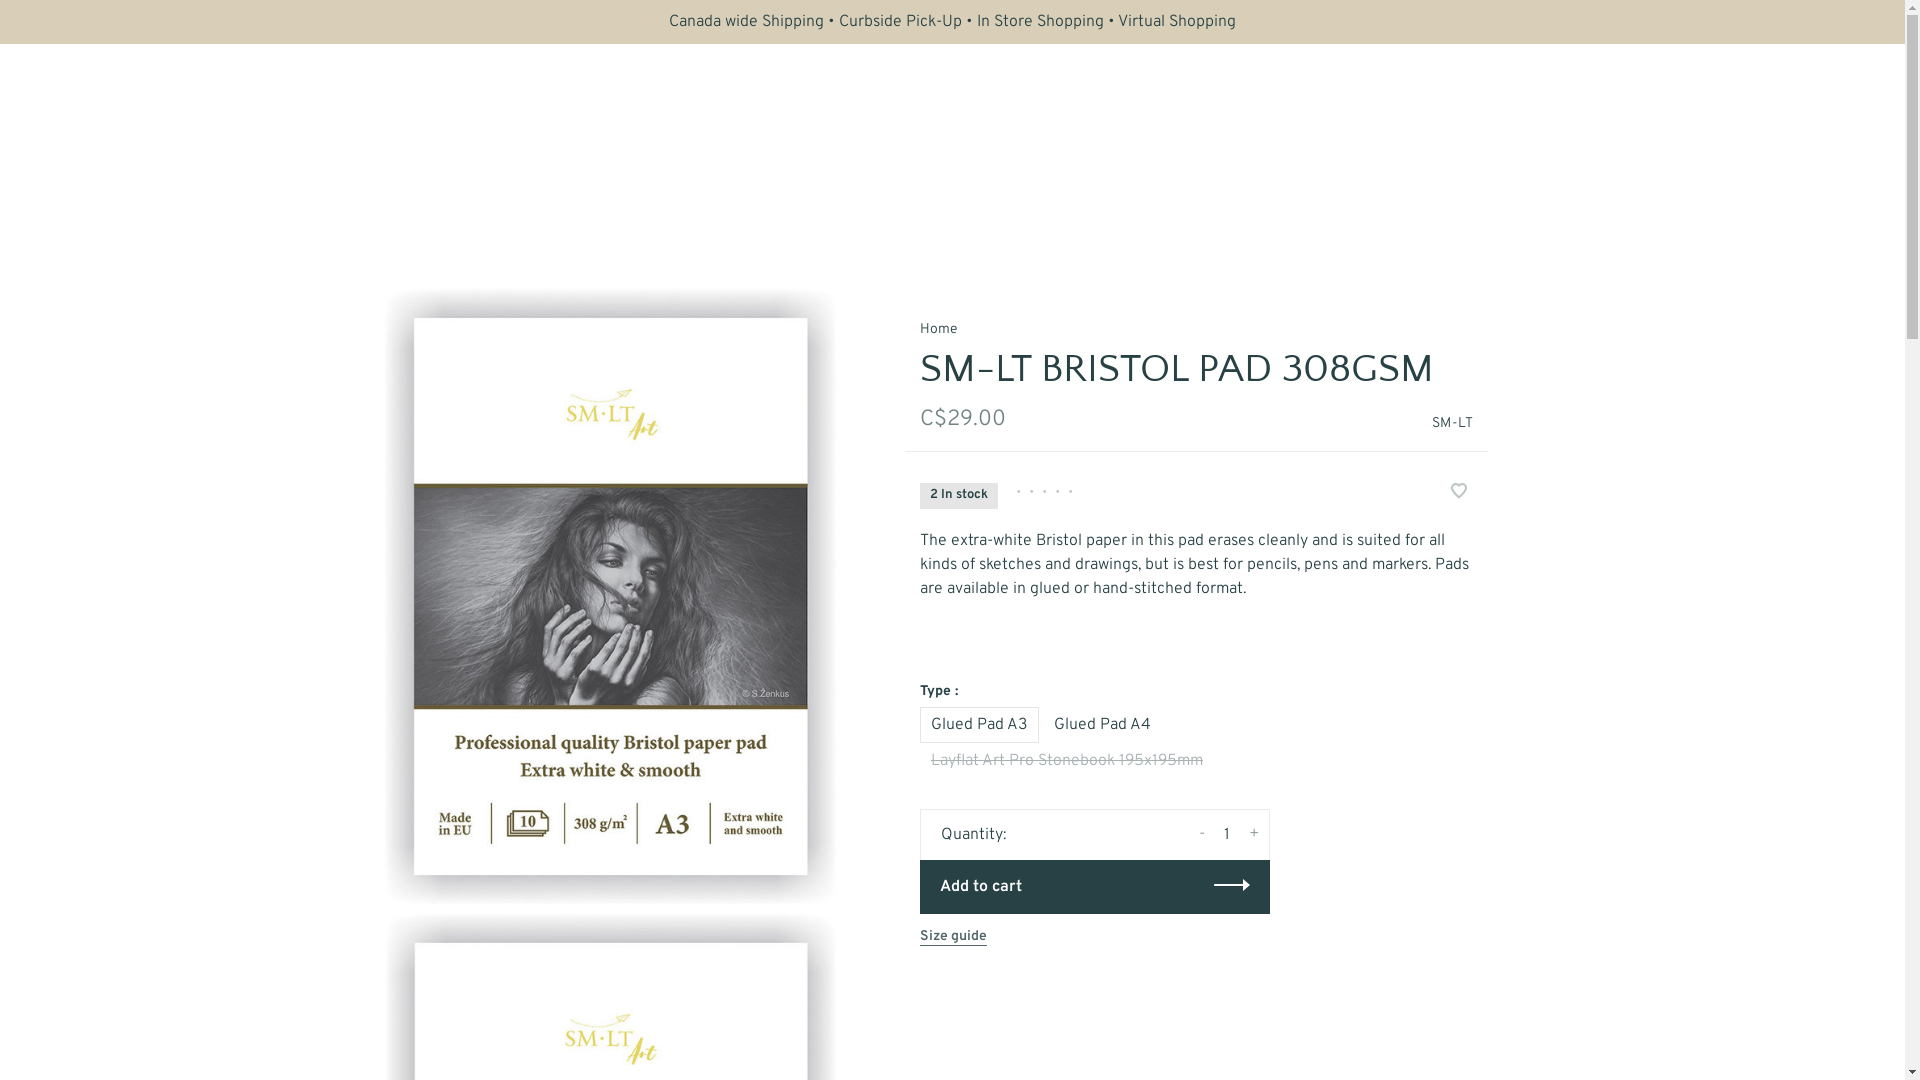  Describe the element at coordinates (952, 937) in the screenshot. I see `'Size guide'` at that location.